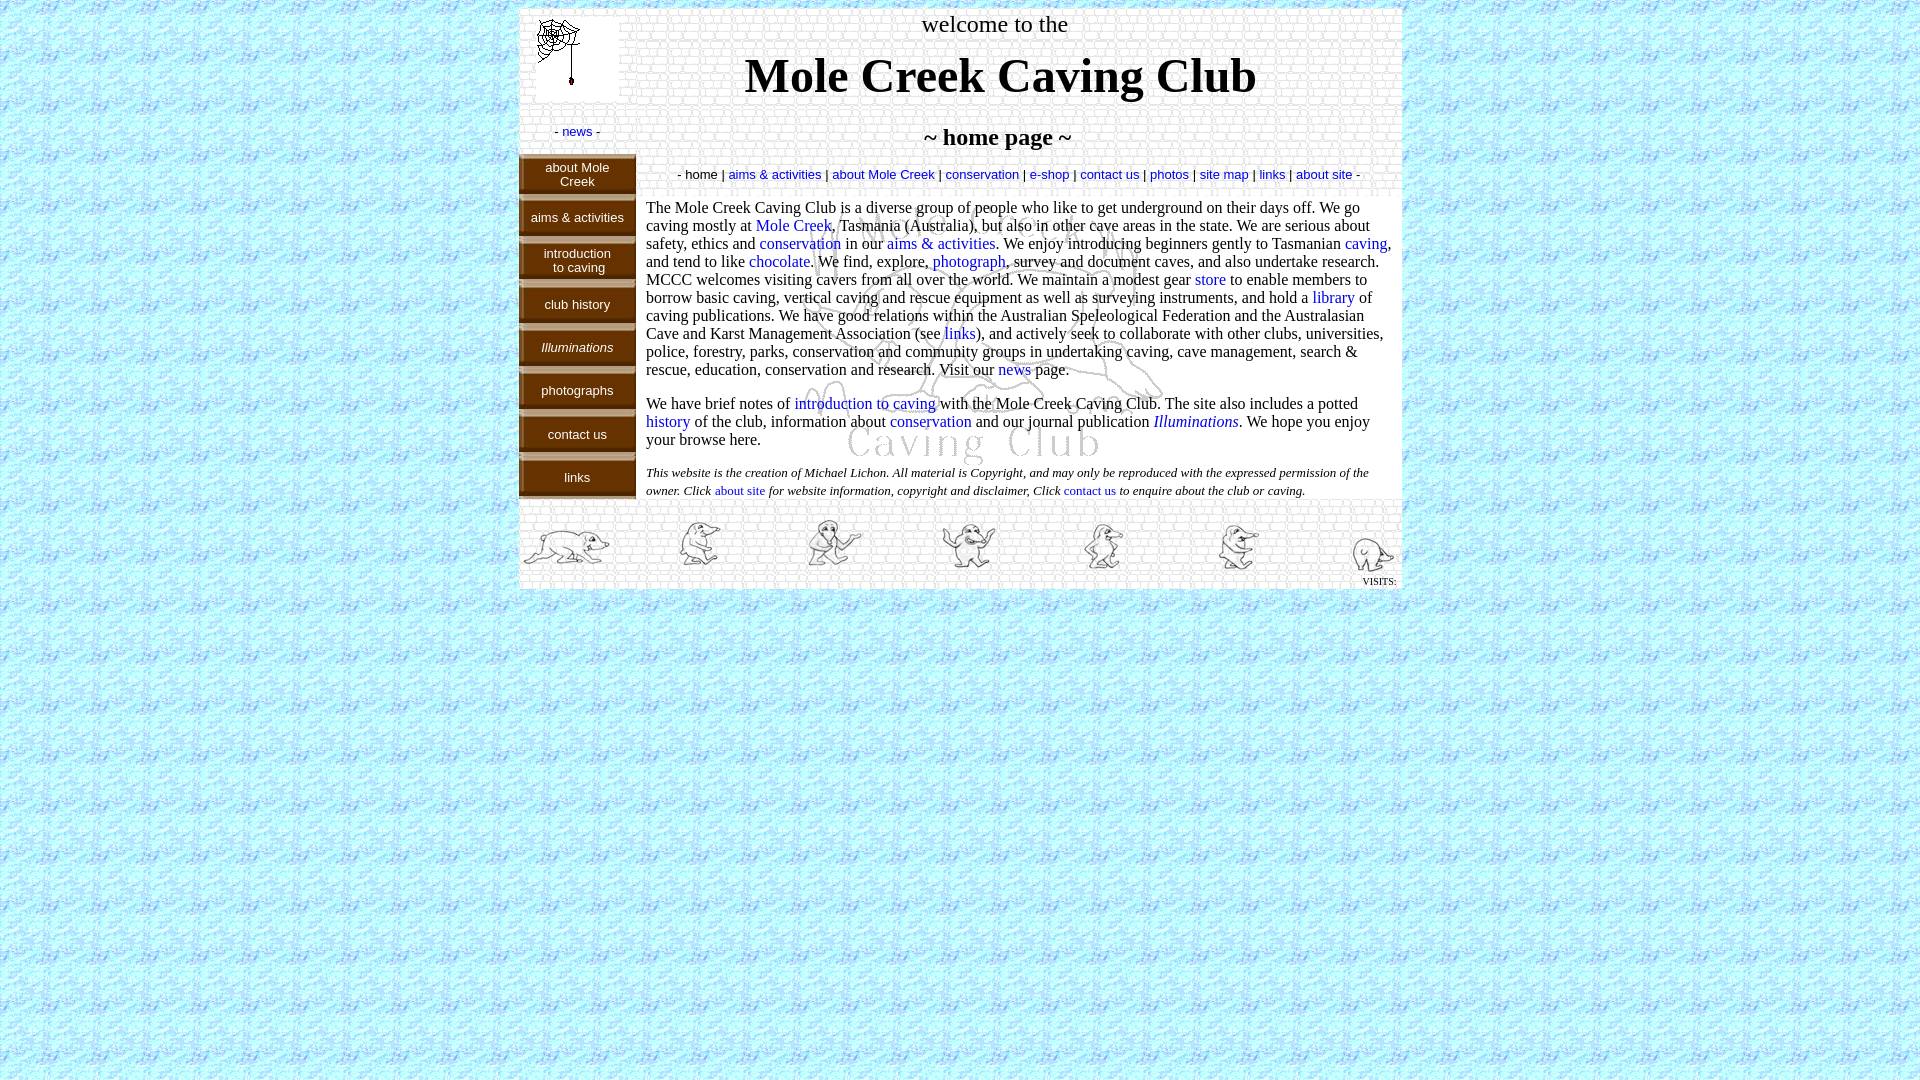  What do you see at coordinates (738, 489) in the screenshot?
I see `'about site'` at bounding box center [738, 489].